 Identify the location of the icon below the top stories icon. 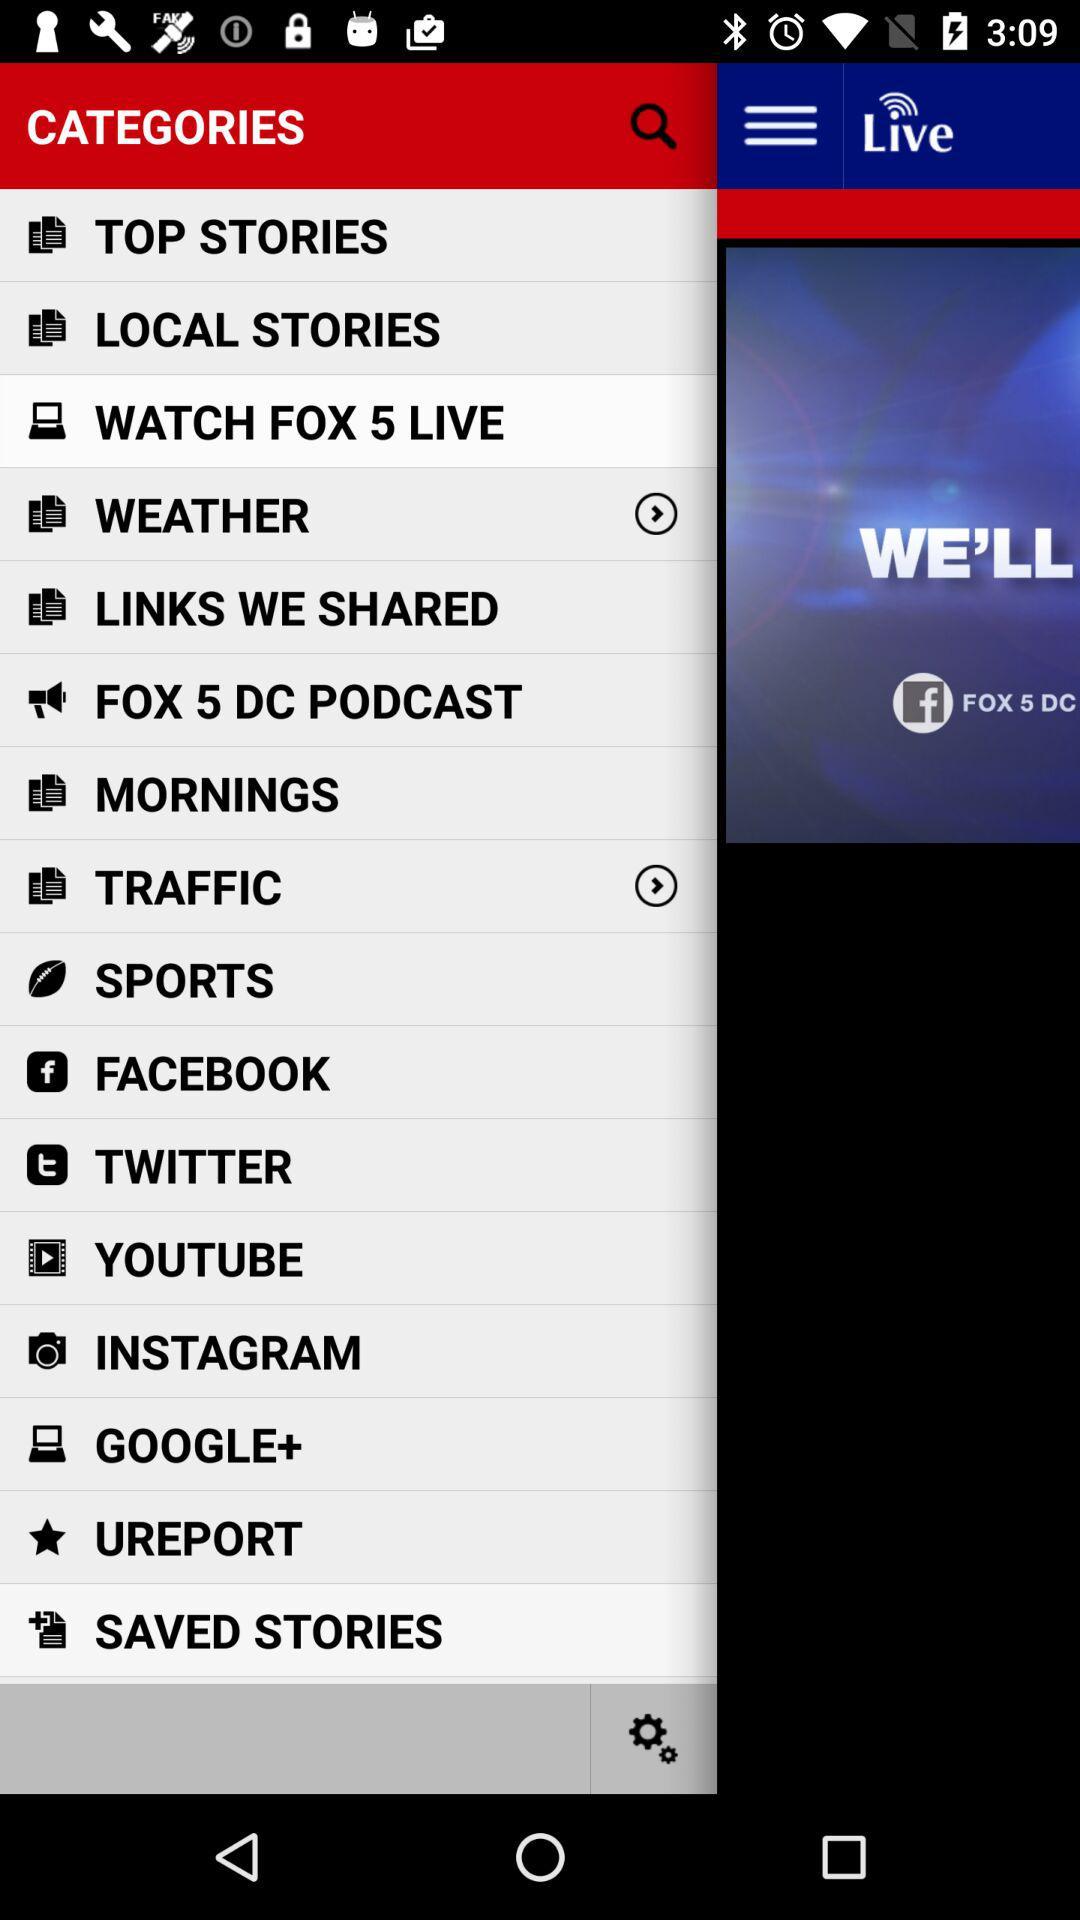
(266, 328).